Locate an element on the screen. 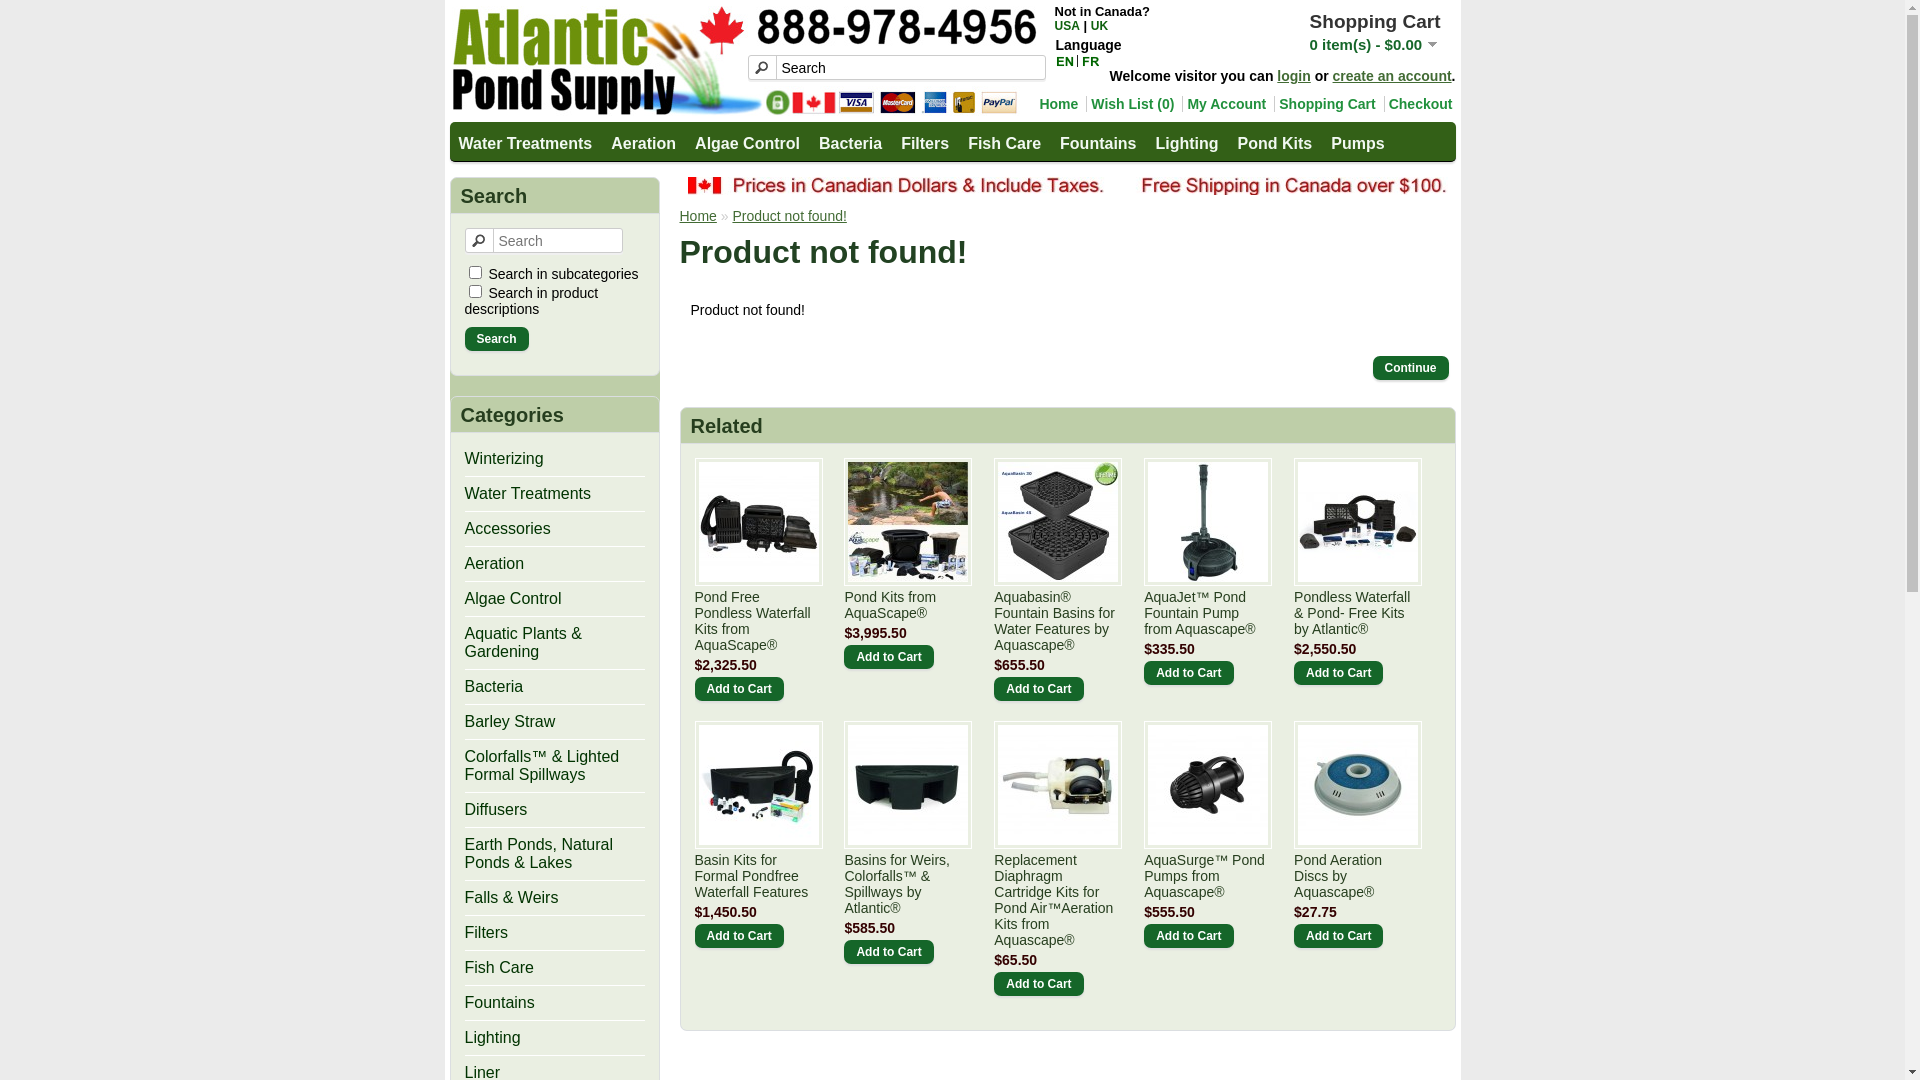 This screenshot has height=1080, width=1920. 'Filters' is located at coordinates (485, 932).